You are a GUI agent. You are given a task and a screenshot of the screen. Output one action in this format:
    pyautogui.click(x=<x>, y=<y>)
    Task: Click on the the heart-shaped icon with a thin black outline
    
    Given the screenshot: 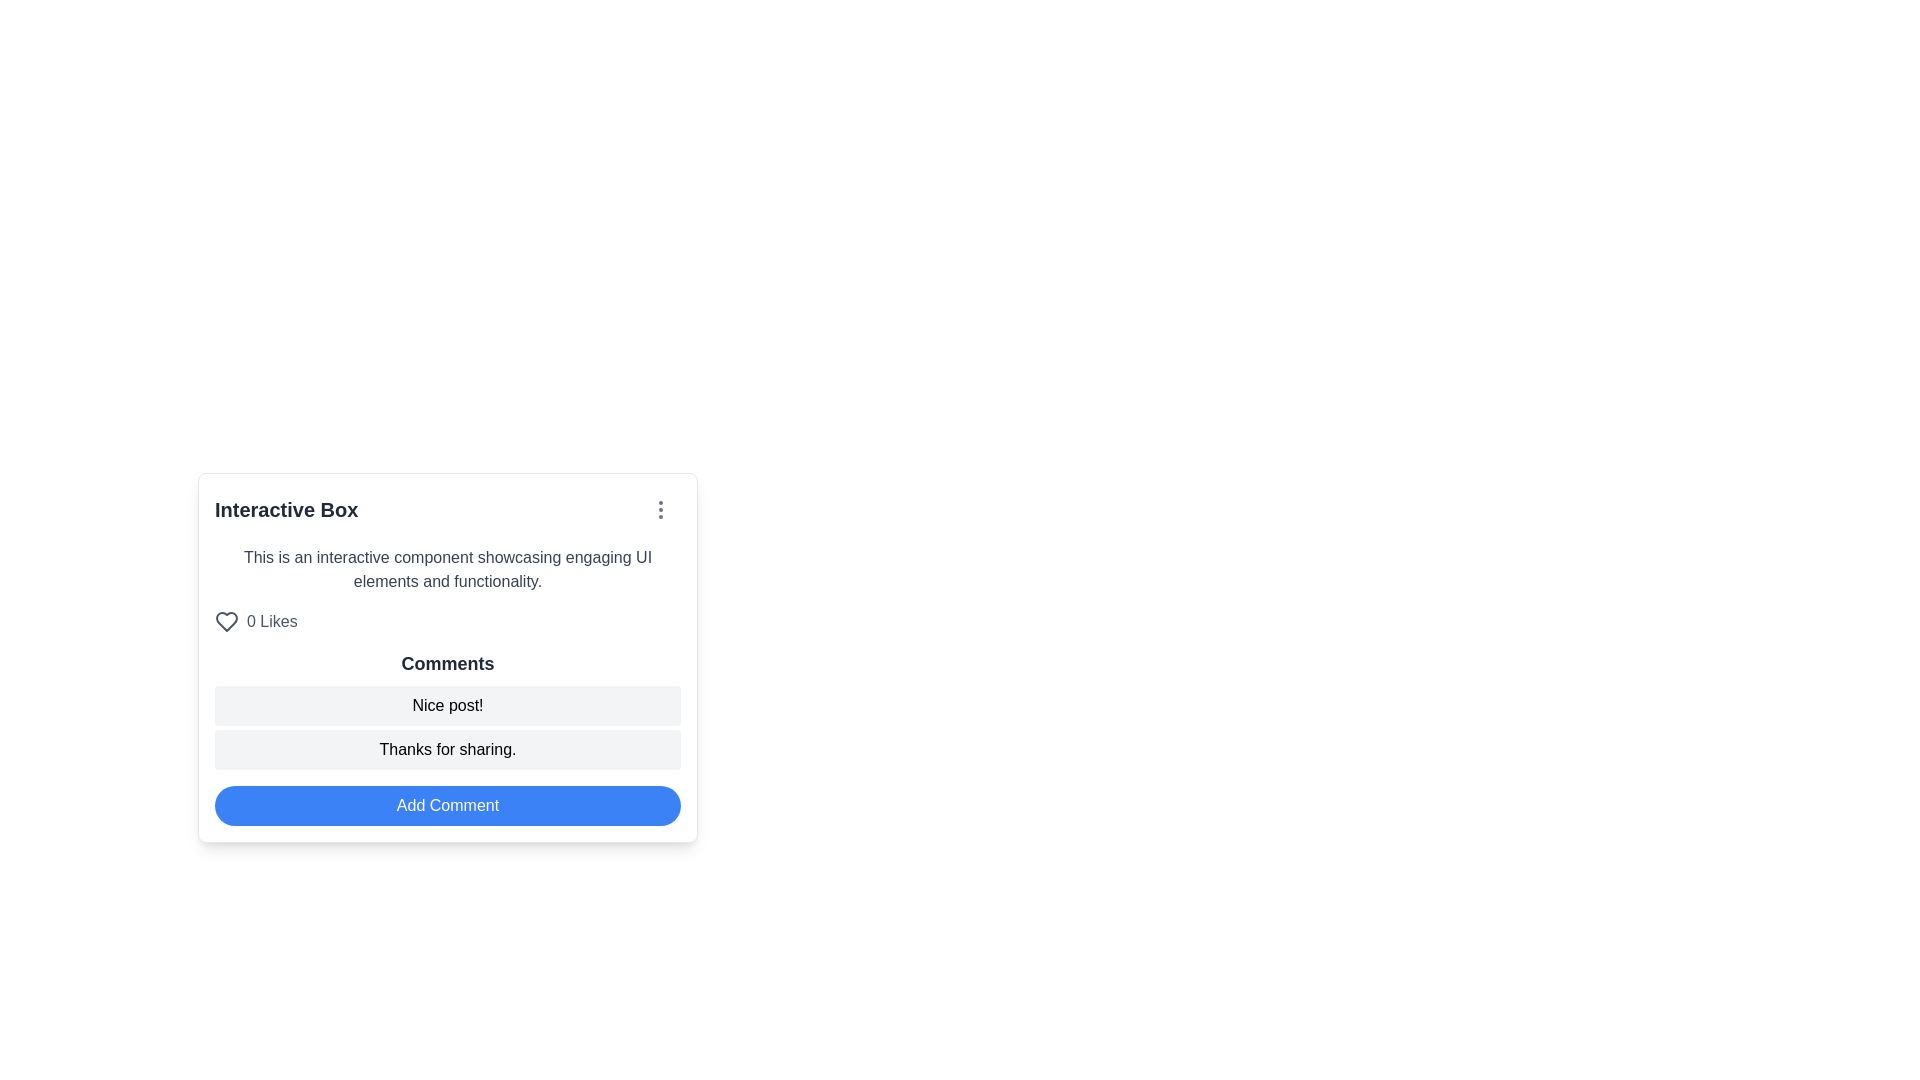 What is the action you would take?
    pyautogui.click(x=226, y=620)
    